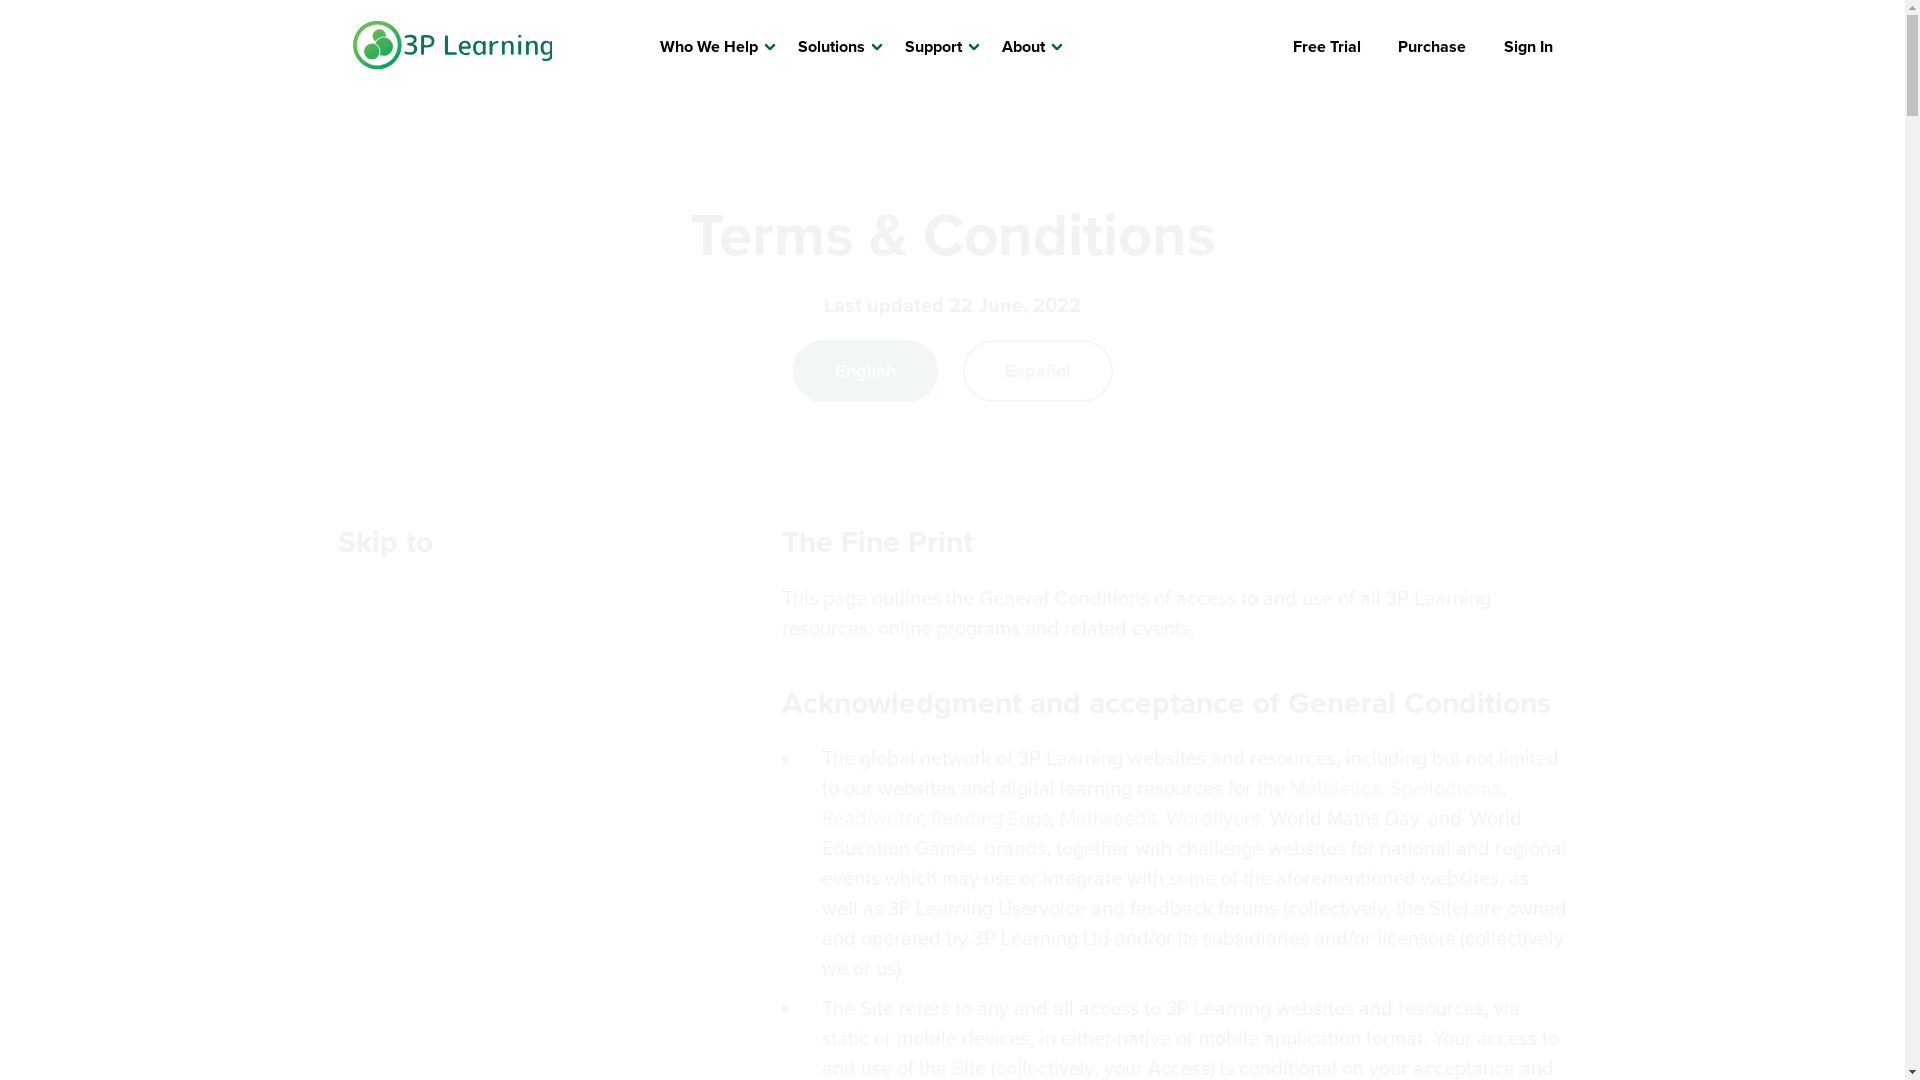 The image size is (1920, 1080). I want to click on 'Free Trial', so click(1325, 45).